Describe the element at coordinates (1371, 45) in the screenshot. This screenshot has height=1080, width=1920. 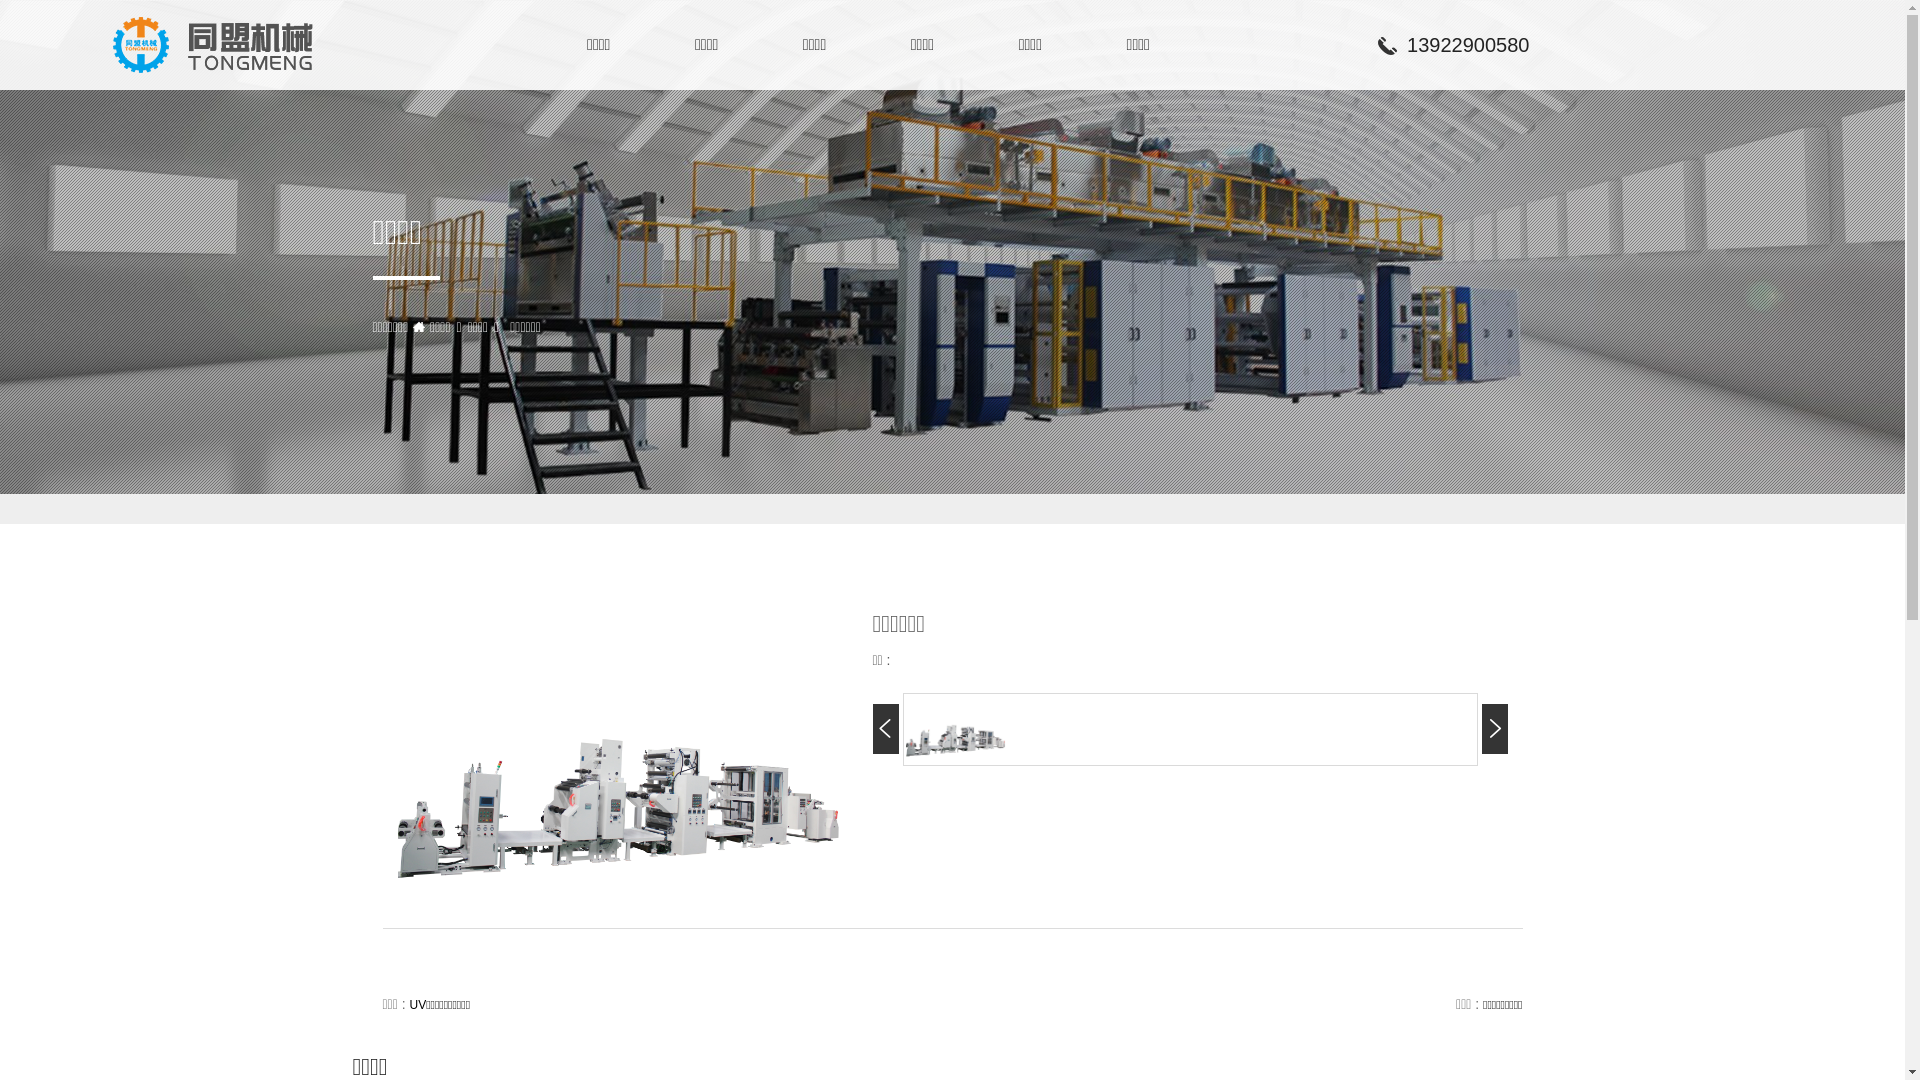
I see `'13922900580'` at that location.